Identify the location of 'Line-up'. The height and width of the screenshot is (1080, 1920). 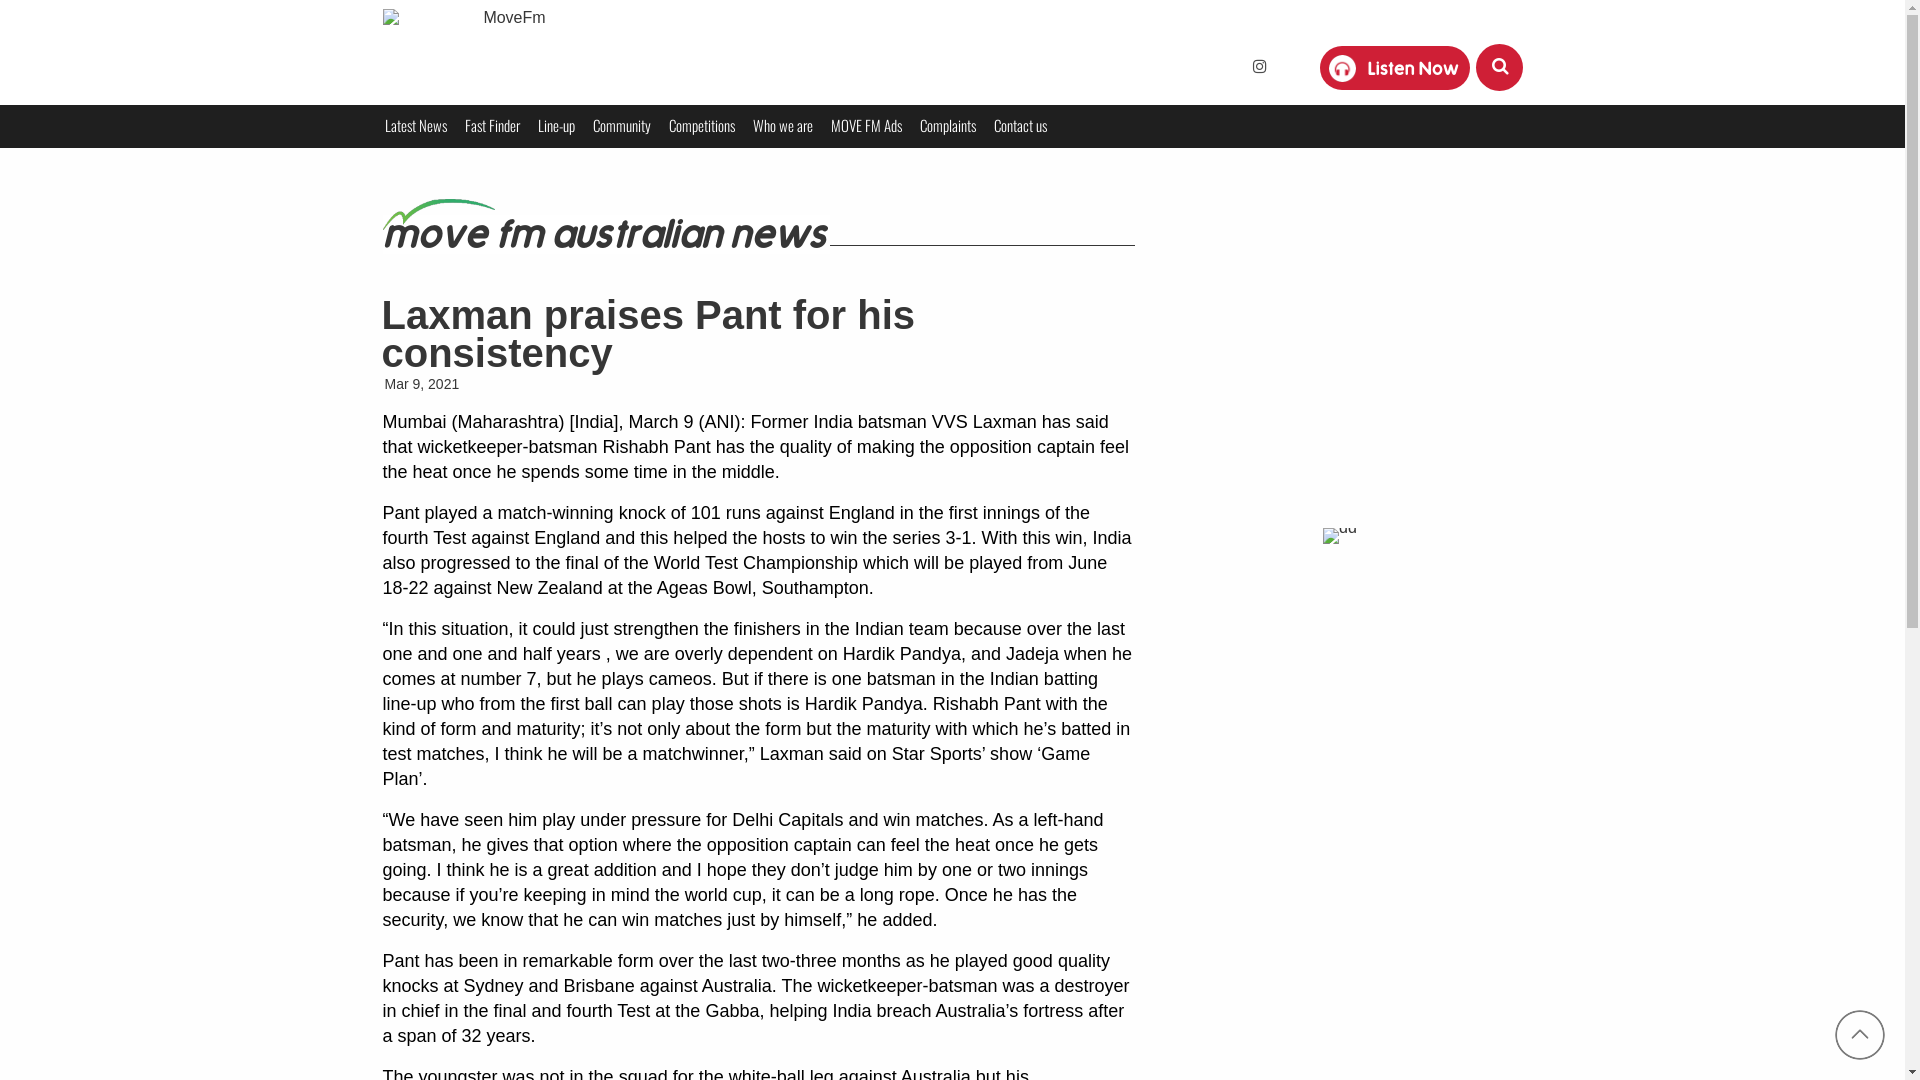
(528, 126).